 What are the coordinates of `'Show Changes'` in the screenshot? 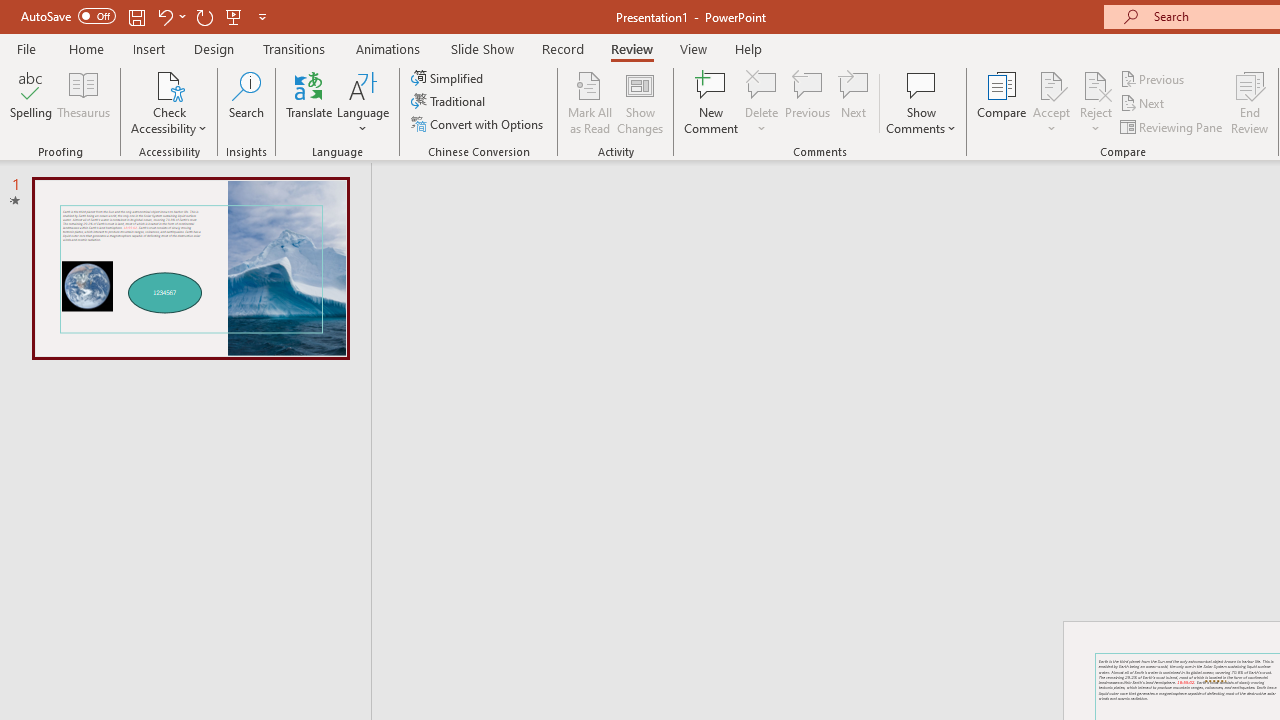 It's located at (640, 103).